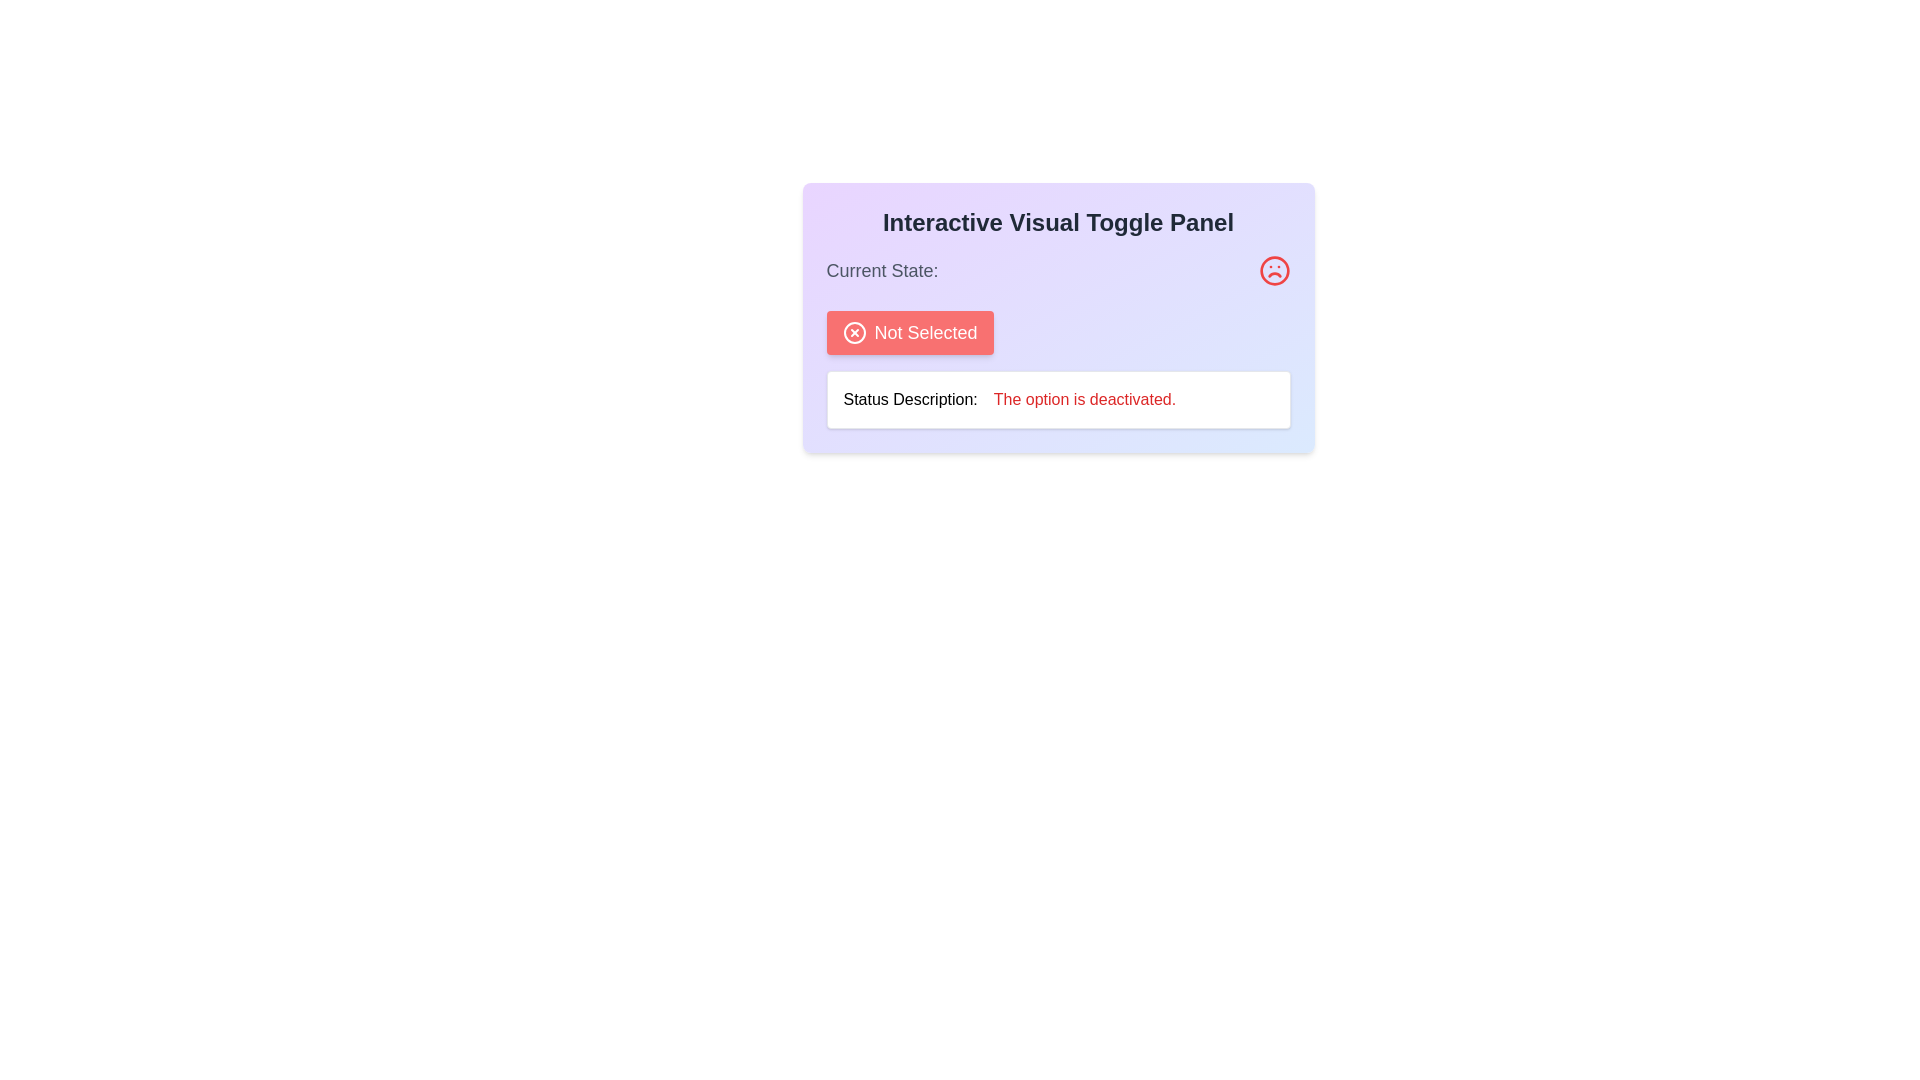  Describe the element at coordinates (1273, 270) in the screenshot. I see `the decorative SVG Circle located in the center-left area of the frown icon in the top-right corner of the 'Interactive Visual Toggle Panel'` at that location.